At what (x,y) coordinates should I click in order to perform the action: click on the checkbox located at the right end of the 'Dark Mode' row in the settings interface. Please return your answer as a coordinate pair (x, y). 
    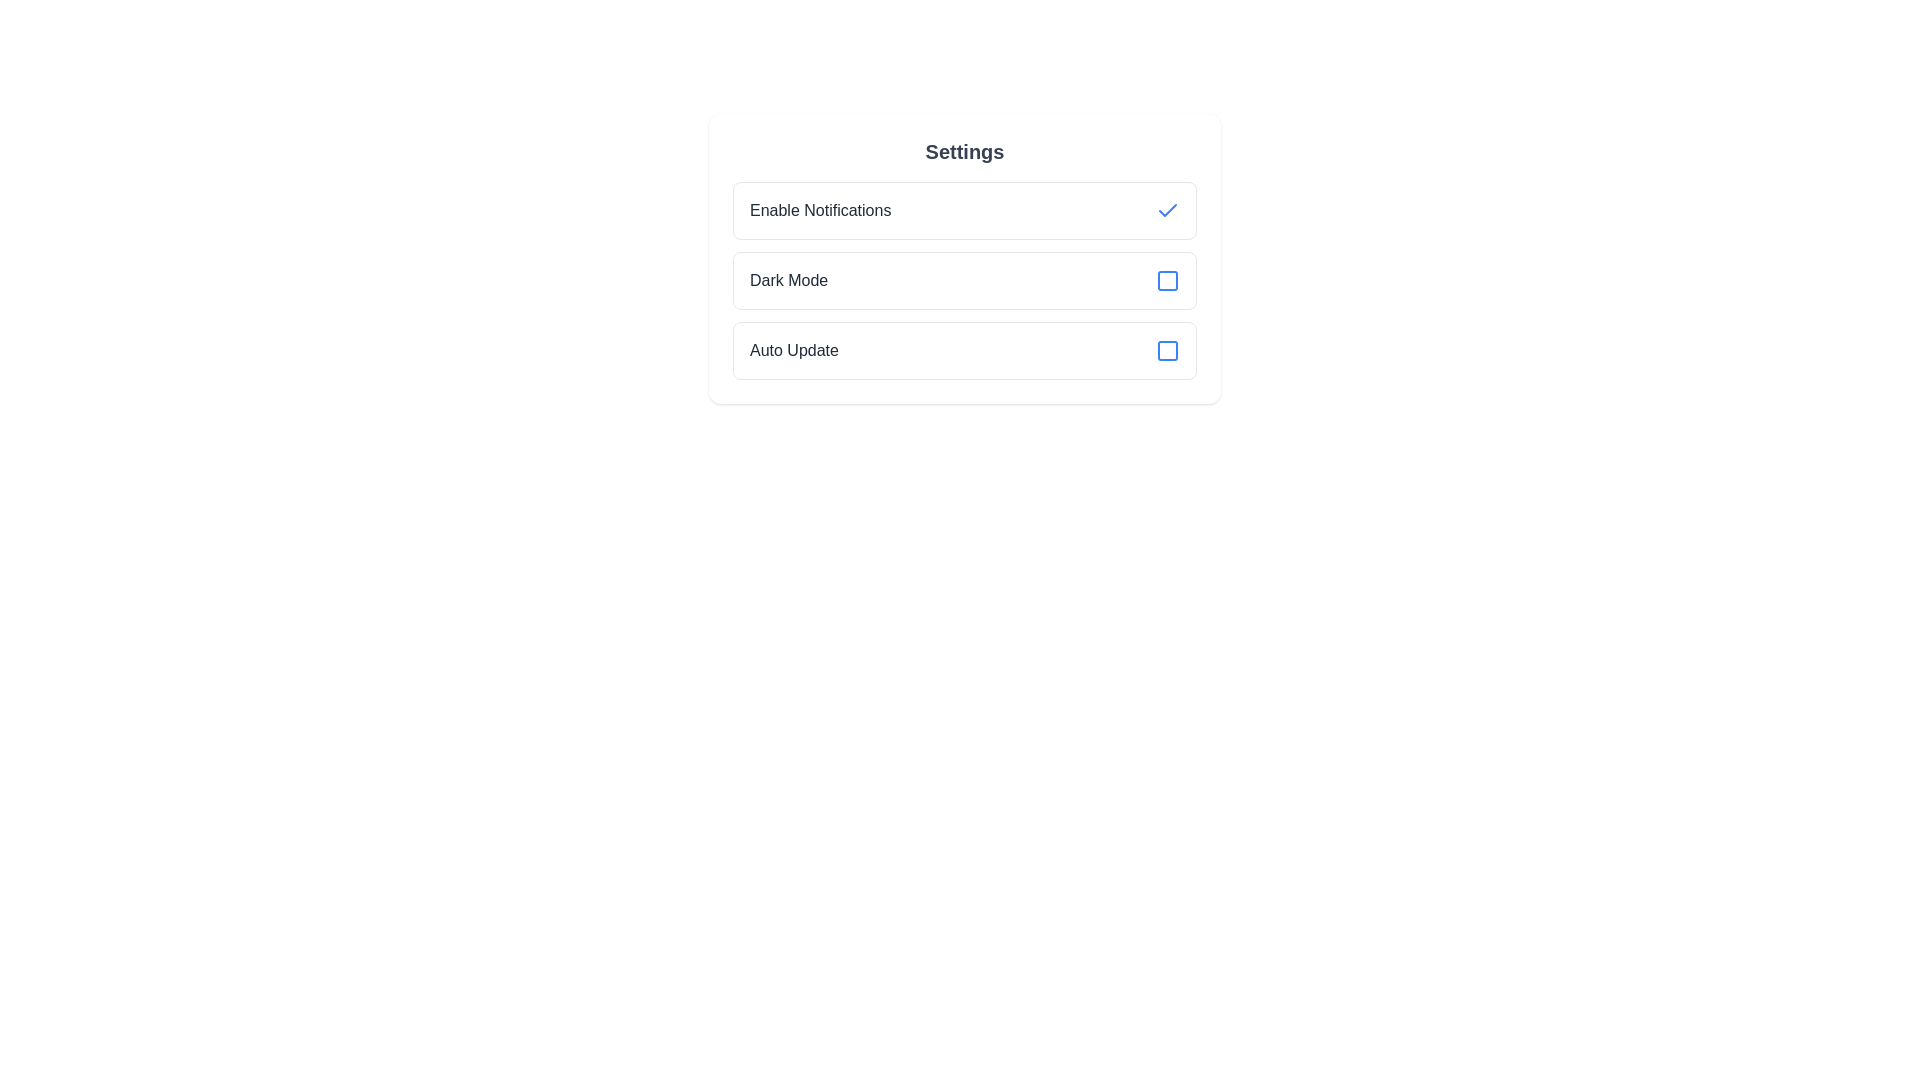
    Looking at the image, I should click on (1167, 281).